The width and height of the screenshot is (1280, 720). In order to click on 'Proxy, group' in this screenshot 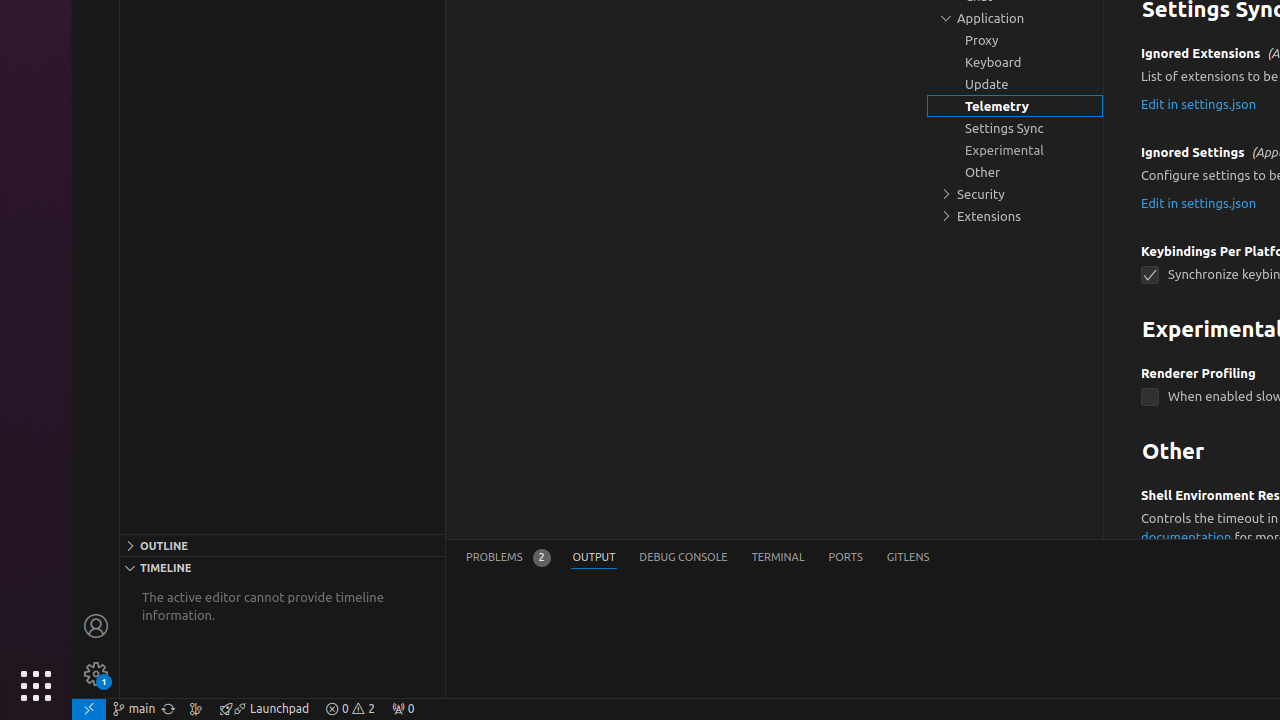, I will do `click(1015, 40)`.